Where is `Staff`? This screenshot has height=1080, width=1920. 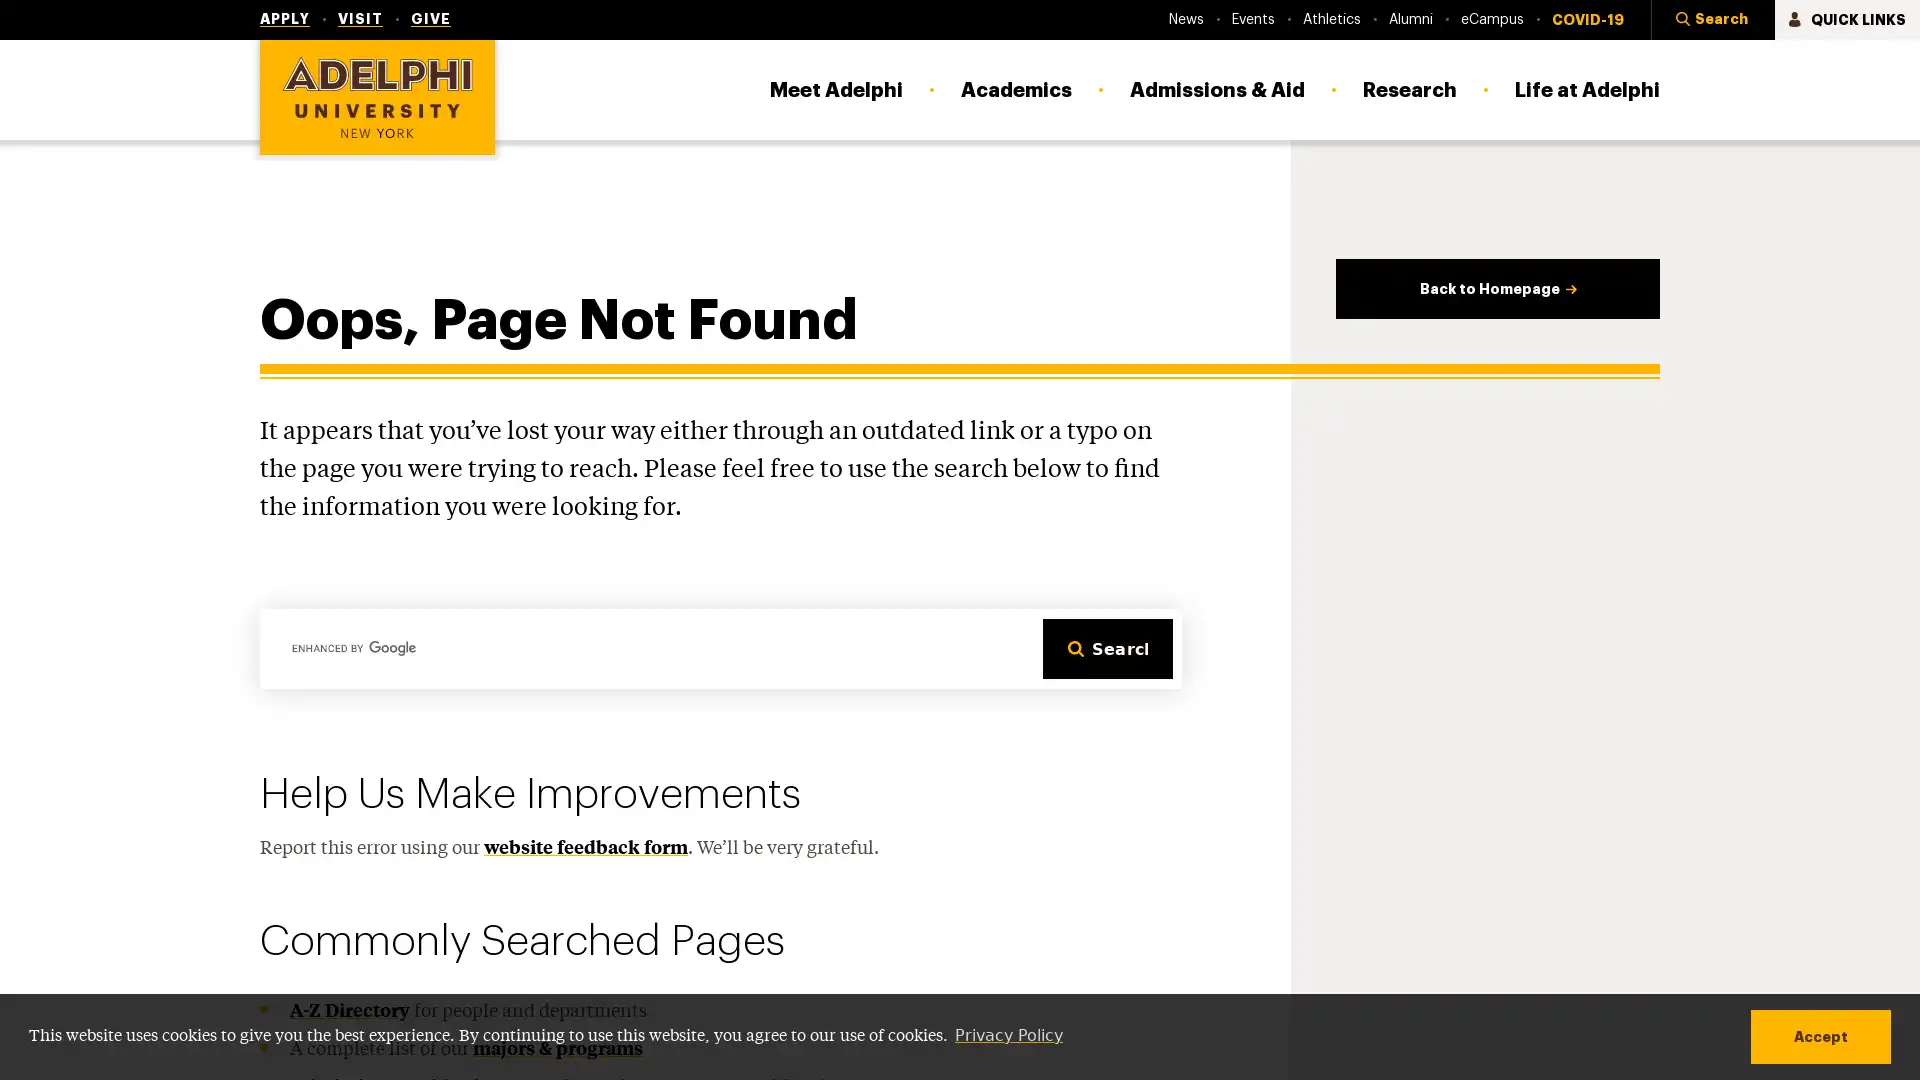
Staff is located at coordinates (1339, 199).